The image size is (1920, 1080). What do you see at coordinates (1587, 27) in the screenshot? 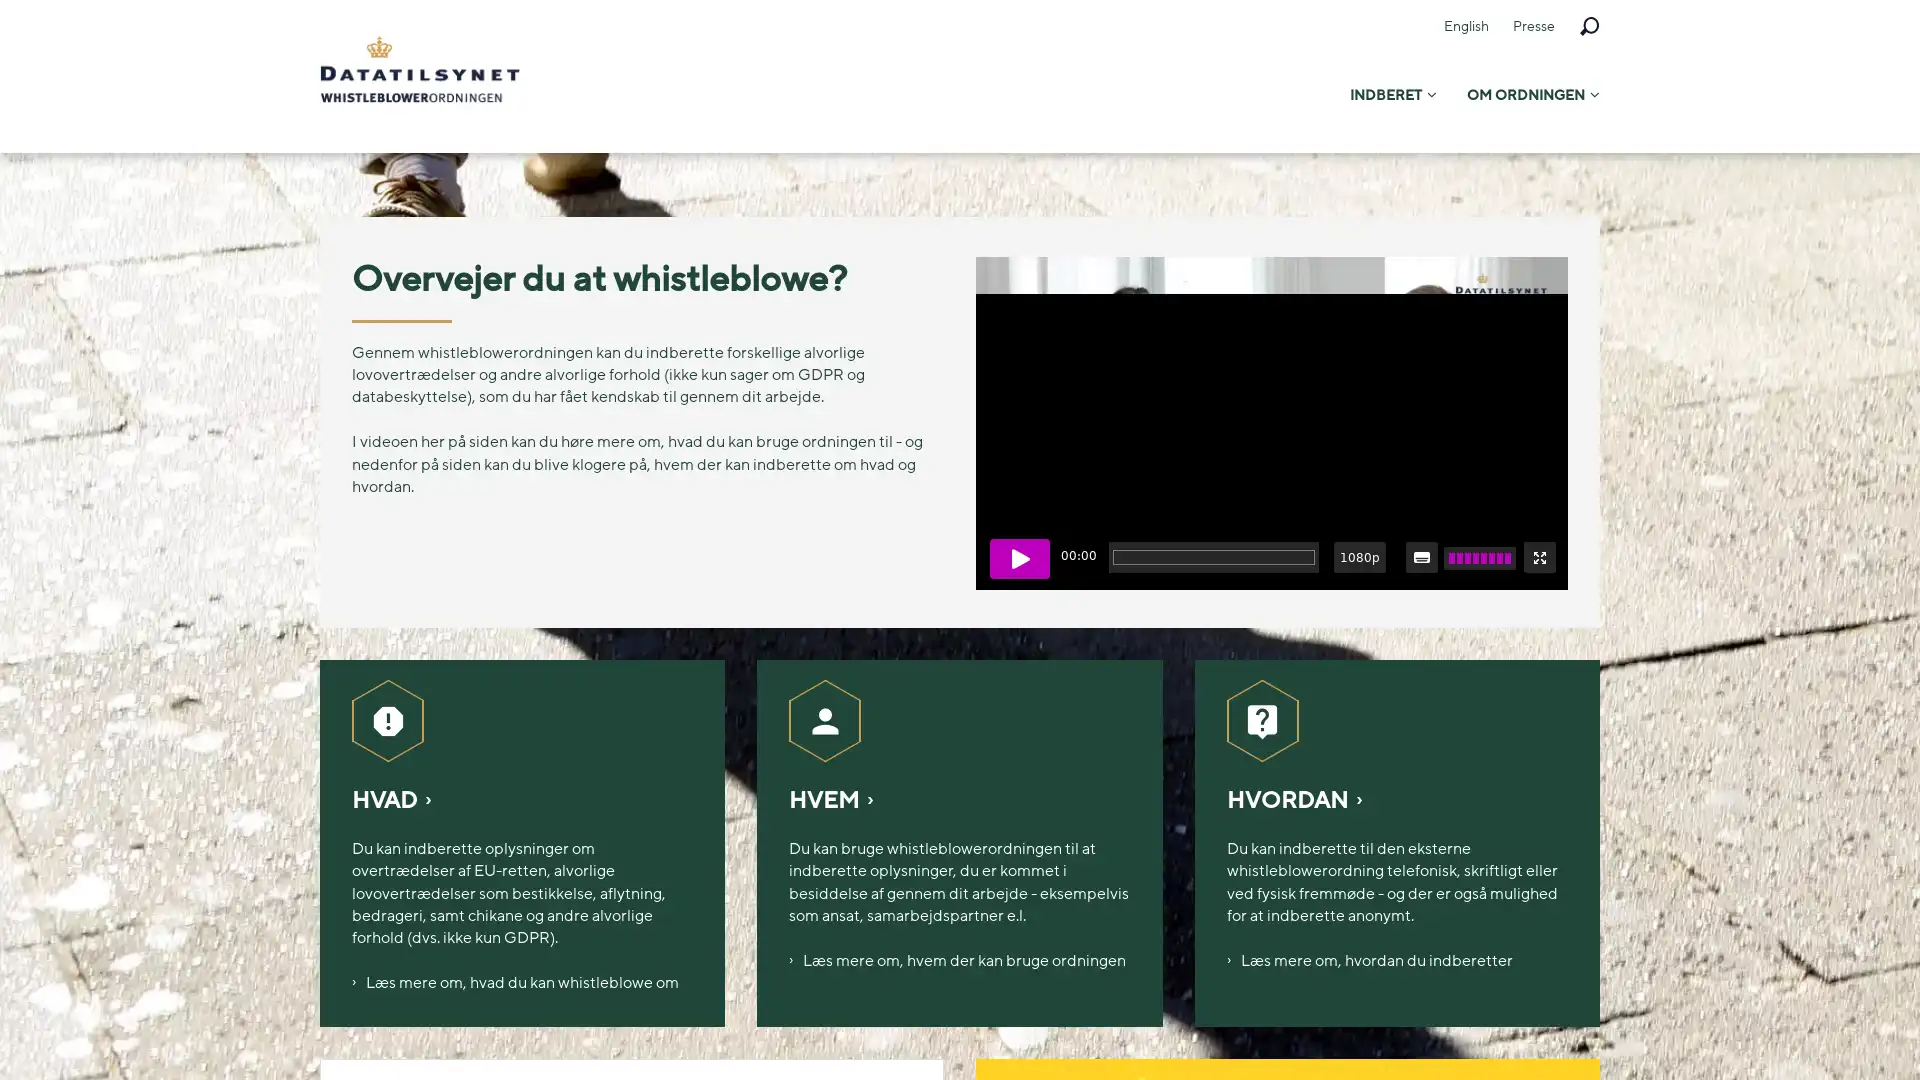
I see `Fold sgefelt ud` at bounding box center [1587, 27].